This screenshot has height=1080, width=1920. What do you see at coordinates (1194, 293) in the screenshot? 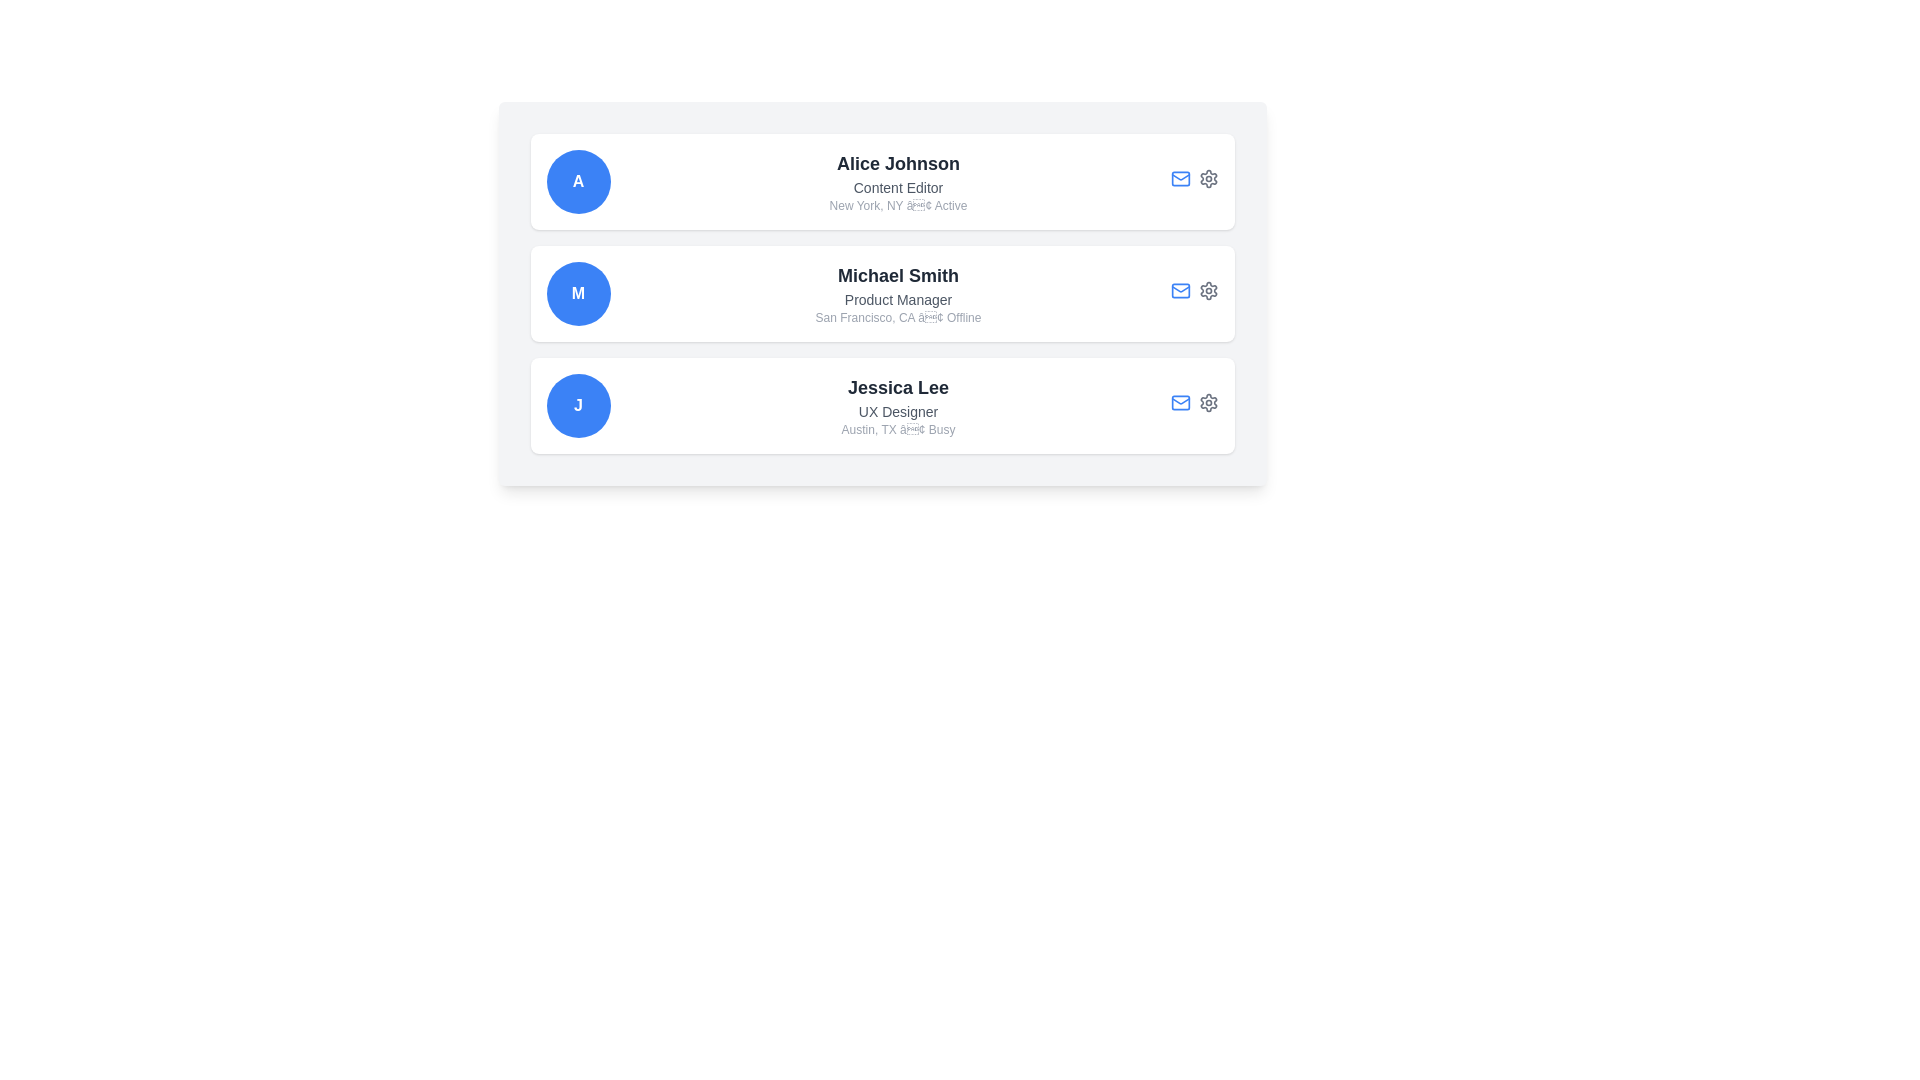
I see `the group of action icons for 'Michael Smith', which includes a blue mail icon and a gray gear icon` at bounding box center [1194, 293].